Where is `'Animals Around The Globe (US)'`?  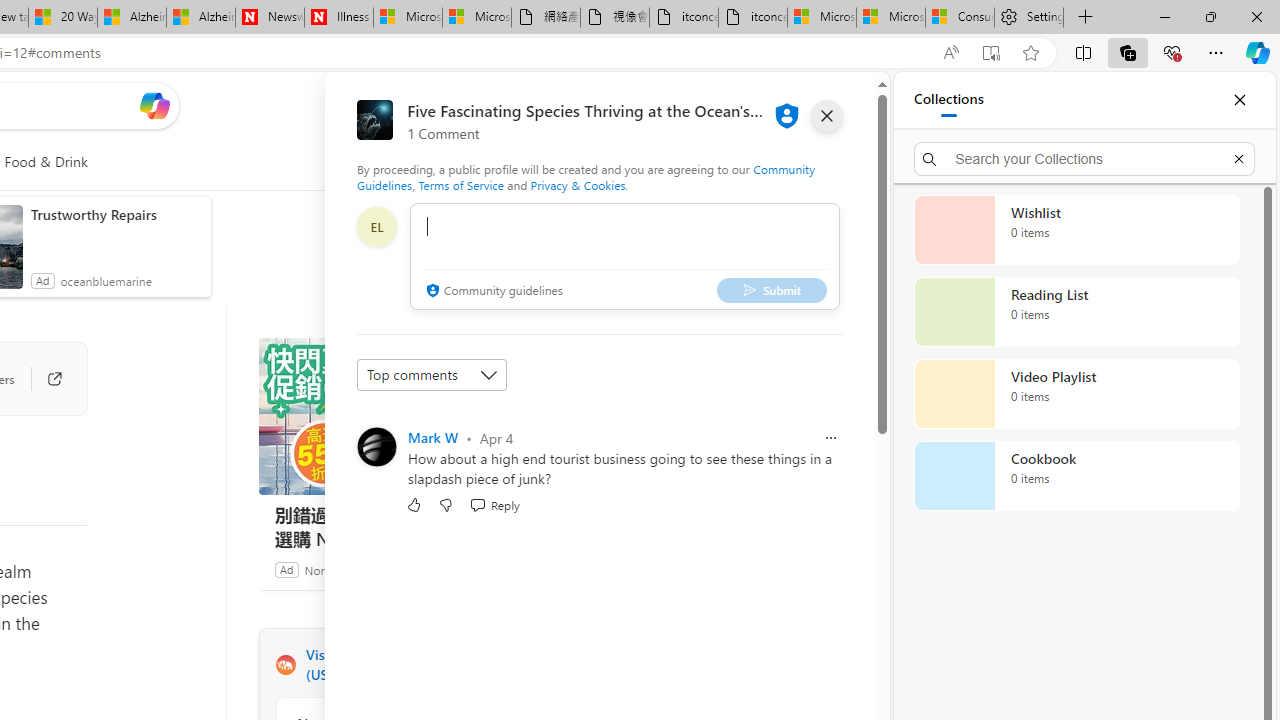
'Animals Around The Globe (US)' is located at coordinates (284, 665).